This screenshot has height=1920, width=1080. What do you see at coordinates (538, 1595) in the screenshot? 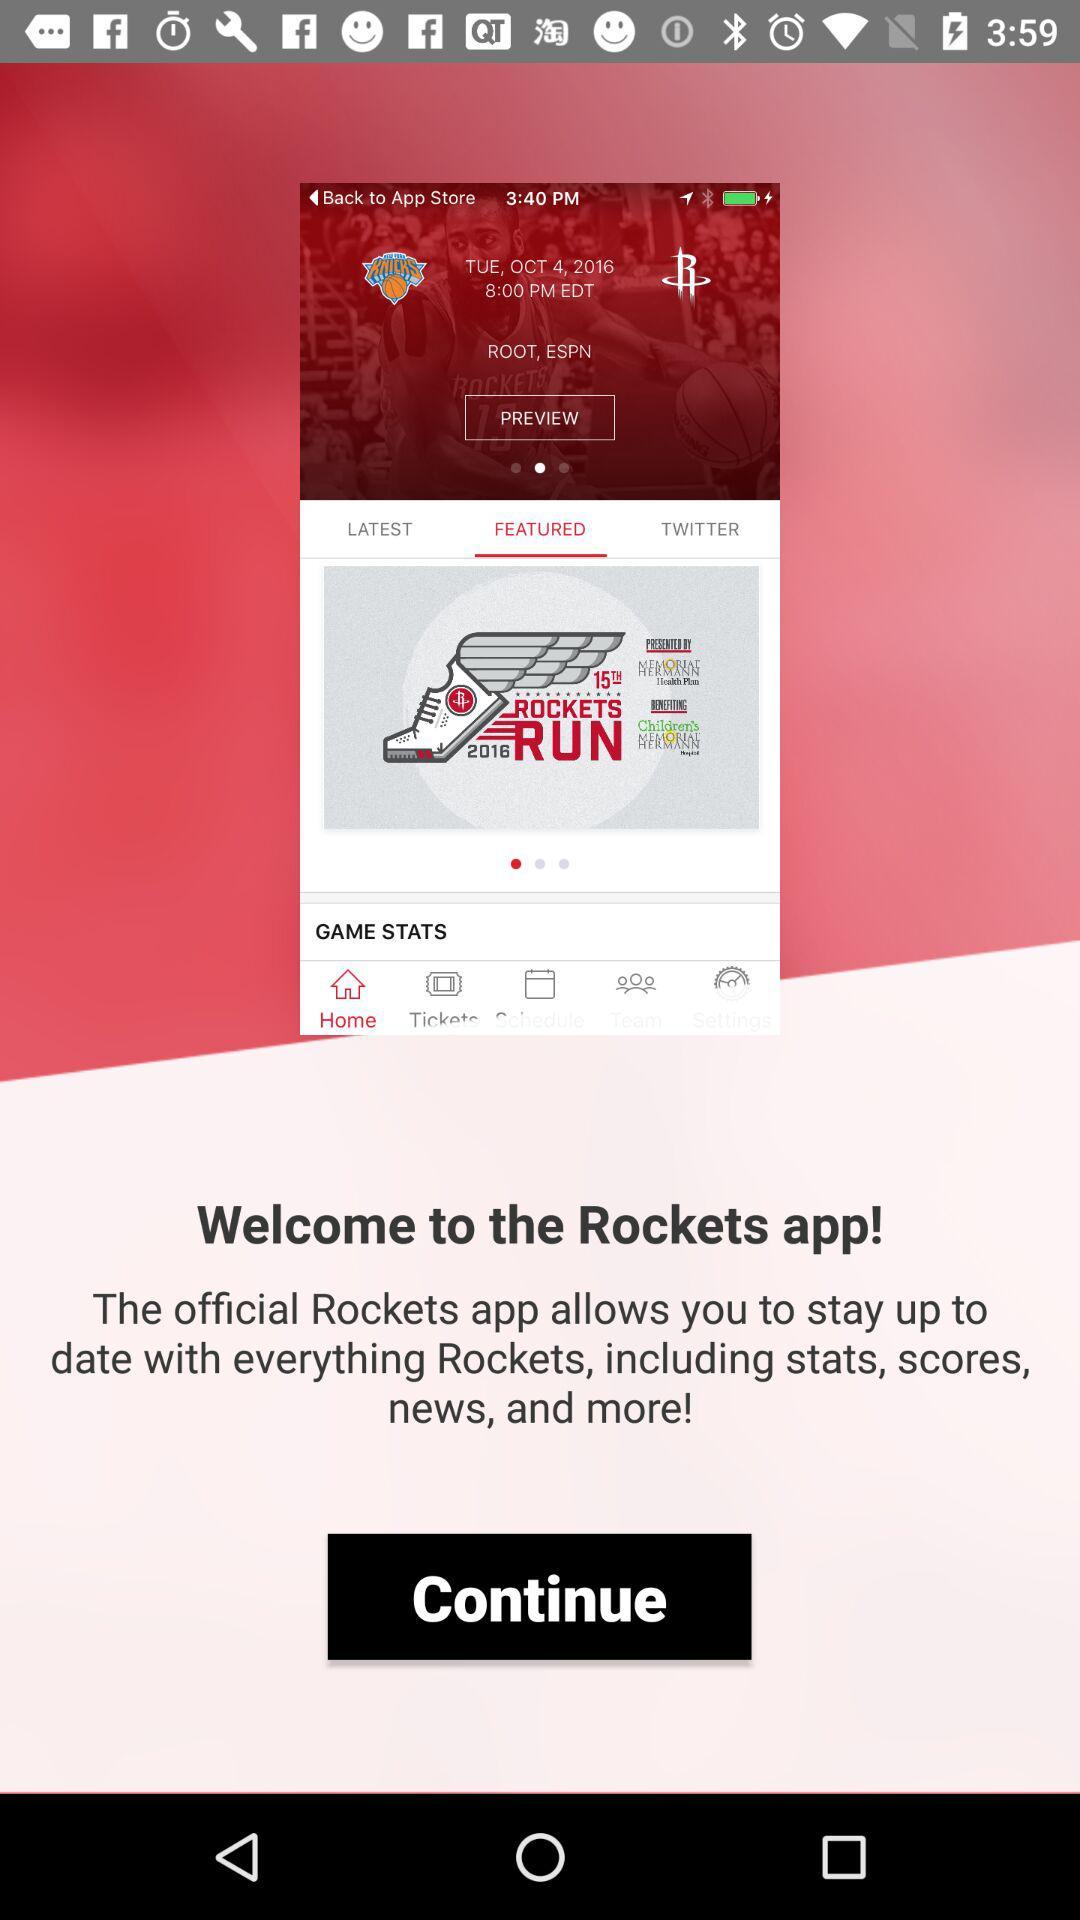
I see `the continue icon` at bounding box center [538, 1595].